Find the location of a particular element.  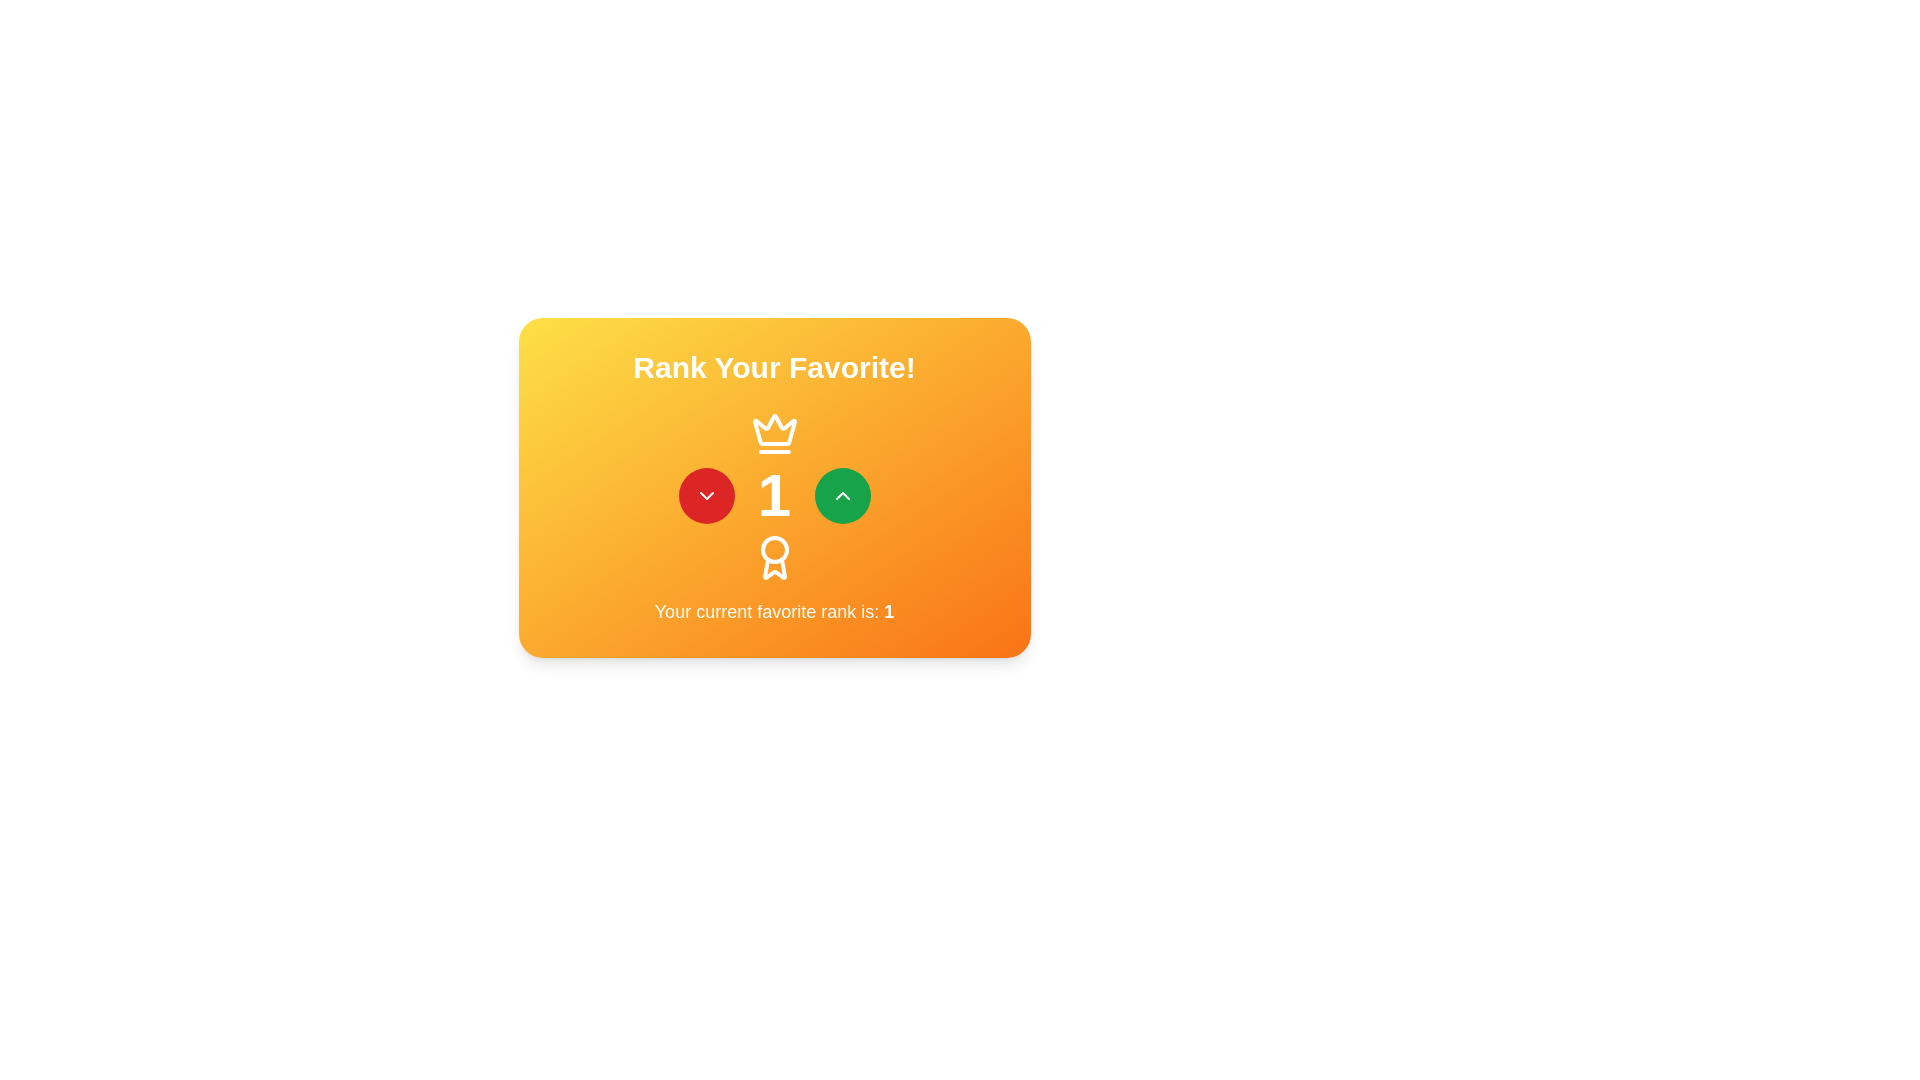

the crown icon representing the ranking feature located at the center of the card widget, positioned above the number '1' is located at coordinates (773, 429).